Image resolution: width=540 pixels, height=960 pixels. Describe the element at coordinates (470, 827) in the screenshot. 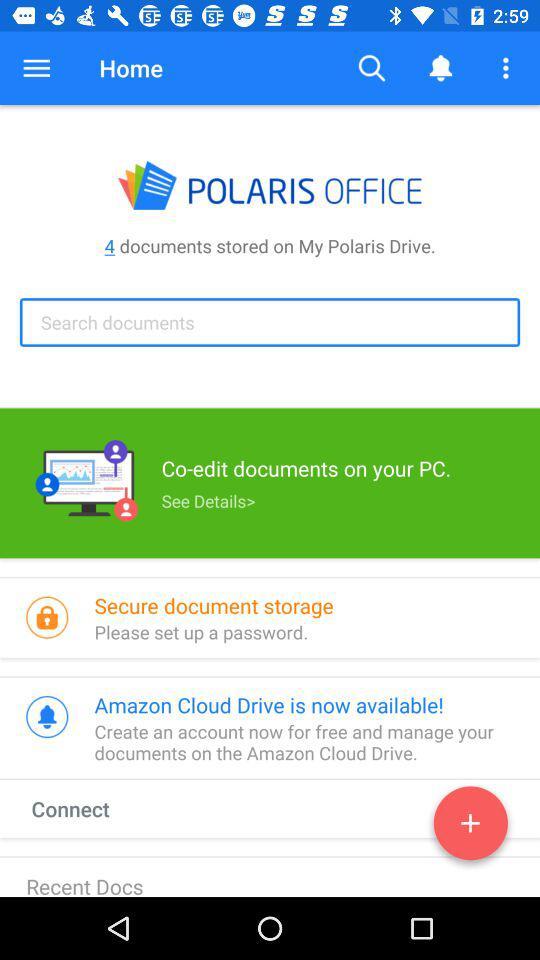

I see `new document` at that location.